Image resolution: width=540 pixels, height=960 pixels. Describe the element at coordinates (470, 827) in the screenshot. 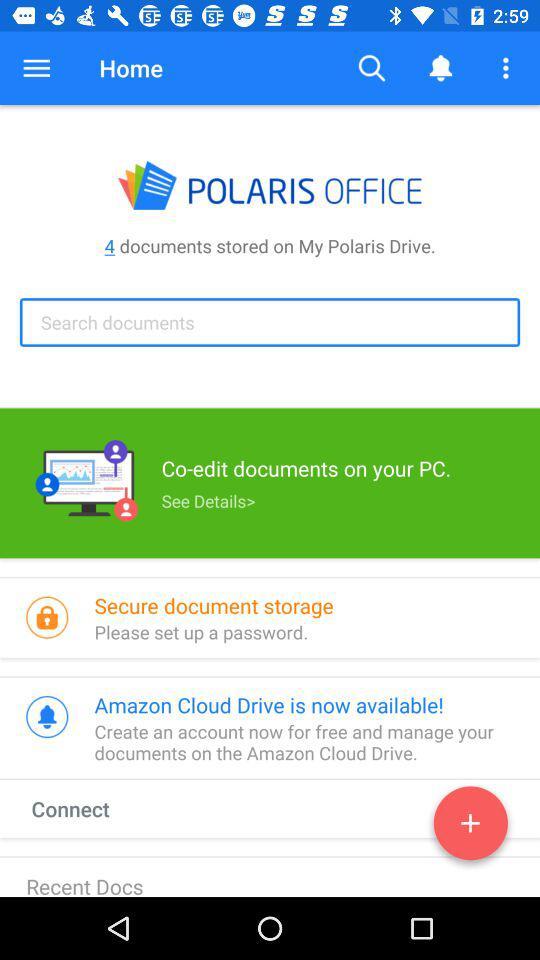

I see `new document` at that location.